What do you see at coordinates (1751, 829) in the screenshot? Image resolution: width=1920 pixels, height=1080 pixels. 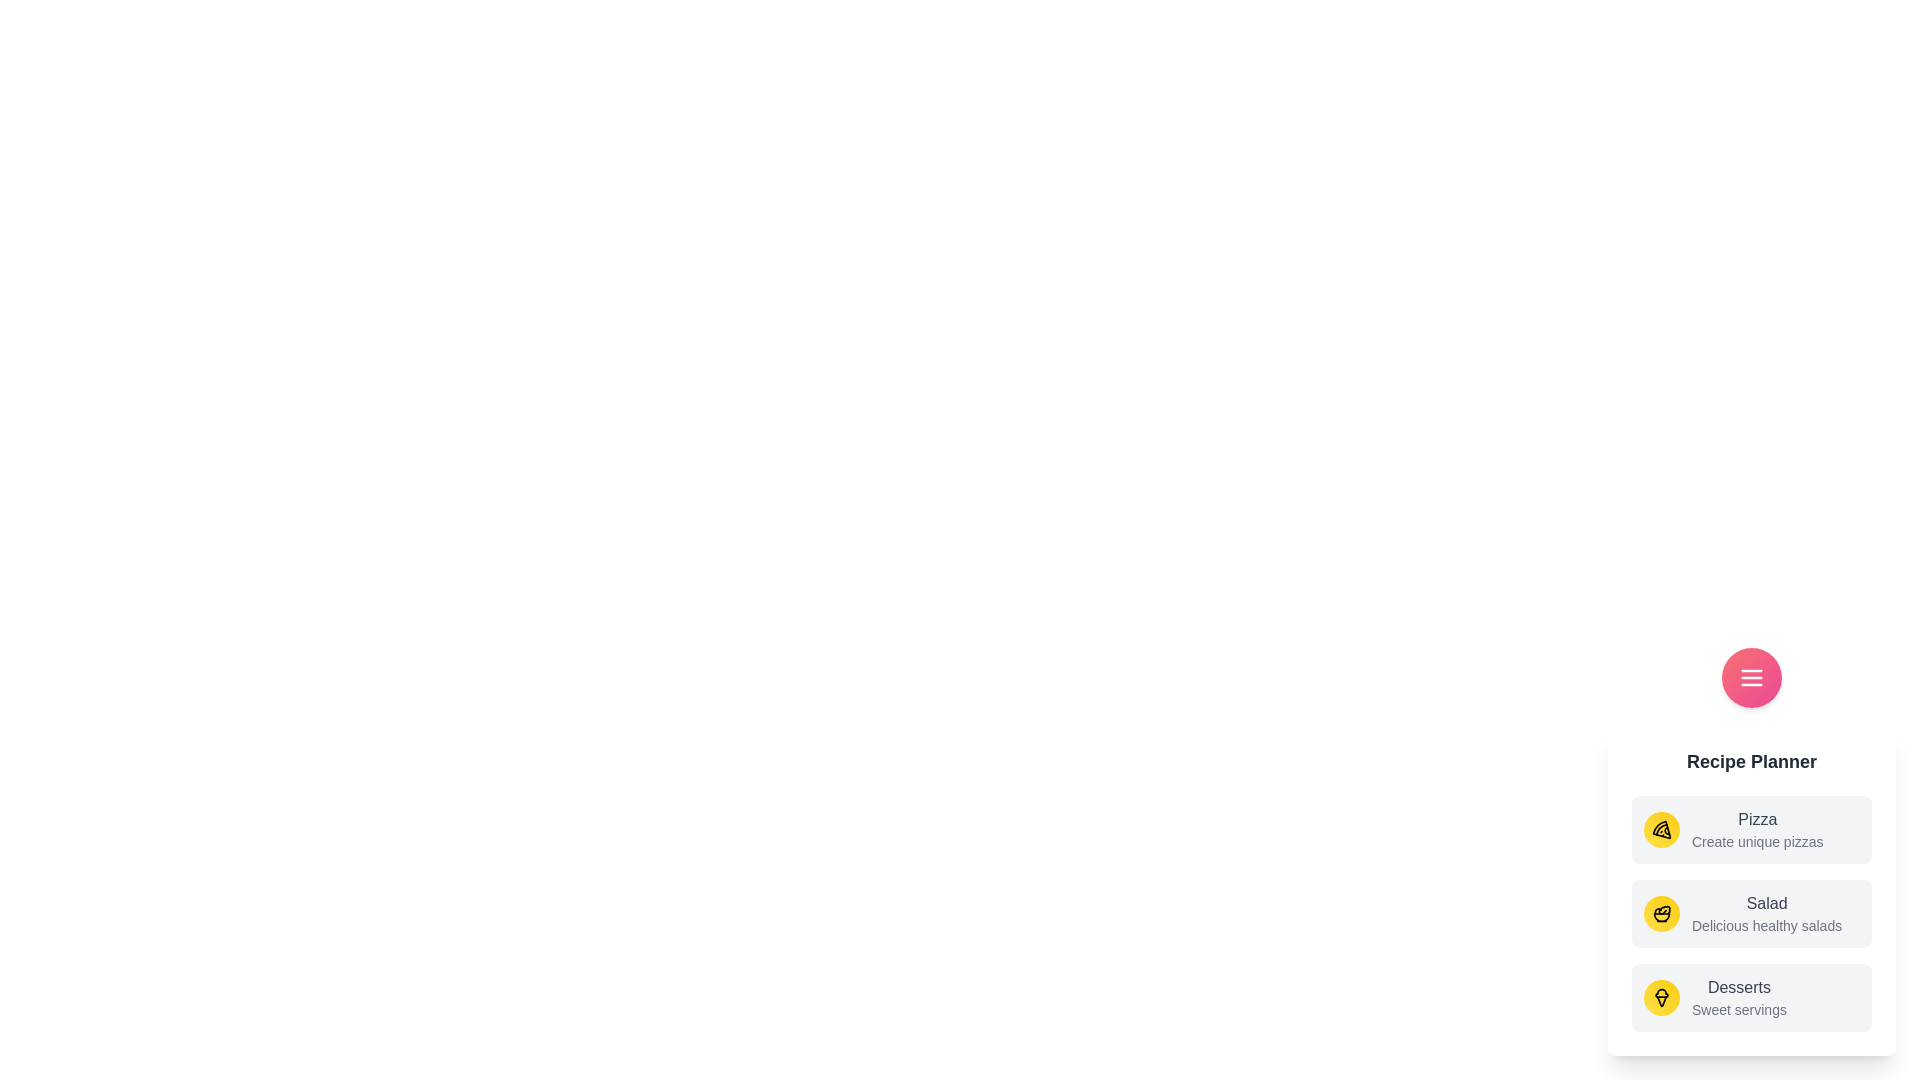 I see `the recipe option Pizza` at bounding box center [1751, 829].